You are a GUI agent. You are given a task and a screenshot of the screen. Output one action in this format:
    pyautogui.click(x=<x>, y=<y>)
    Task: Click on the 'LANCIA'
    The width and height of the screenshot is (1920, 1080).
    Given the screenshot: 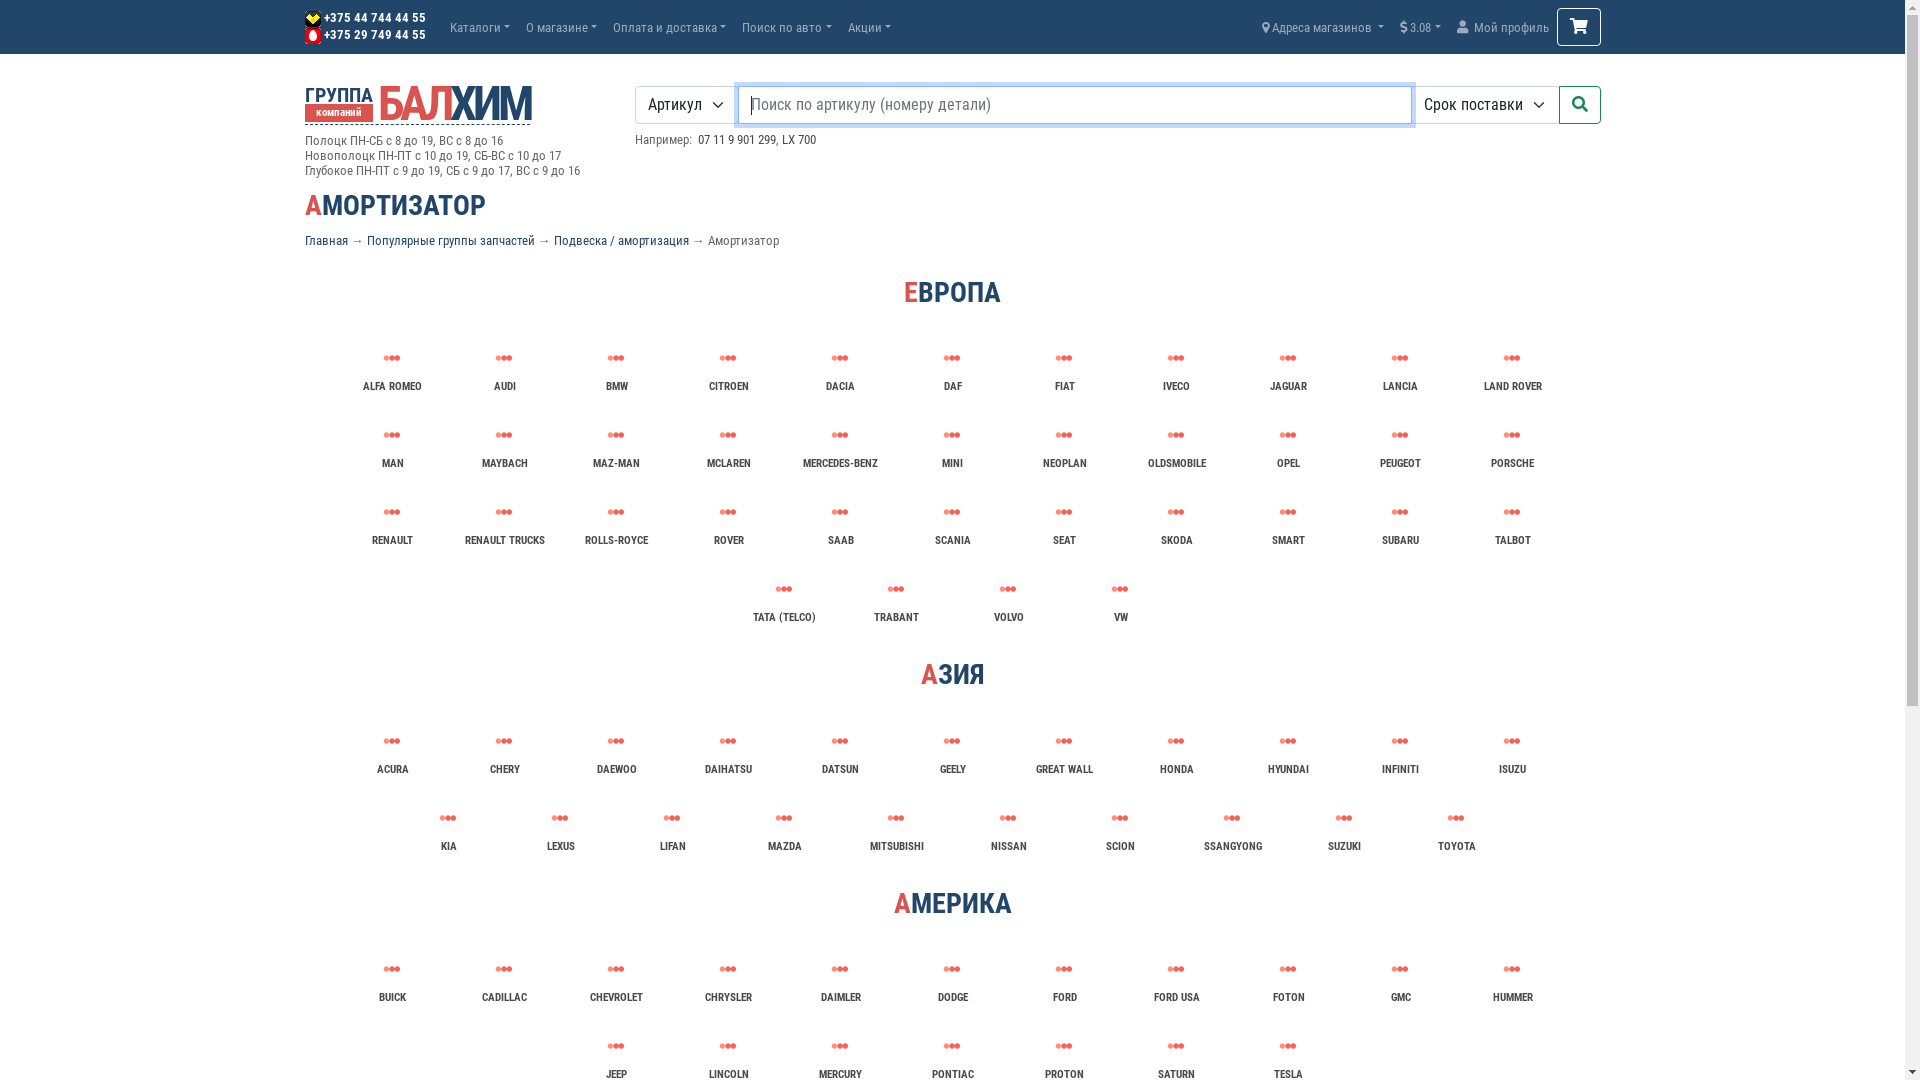 What is the action you would take?
    pyautogui.click(x=1399, y=365)
    